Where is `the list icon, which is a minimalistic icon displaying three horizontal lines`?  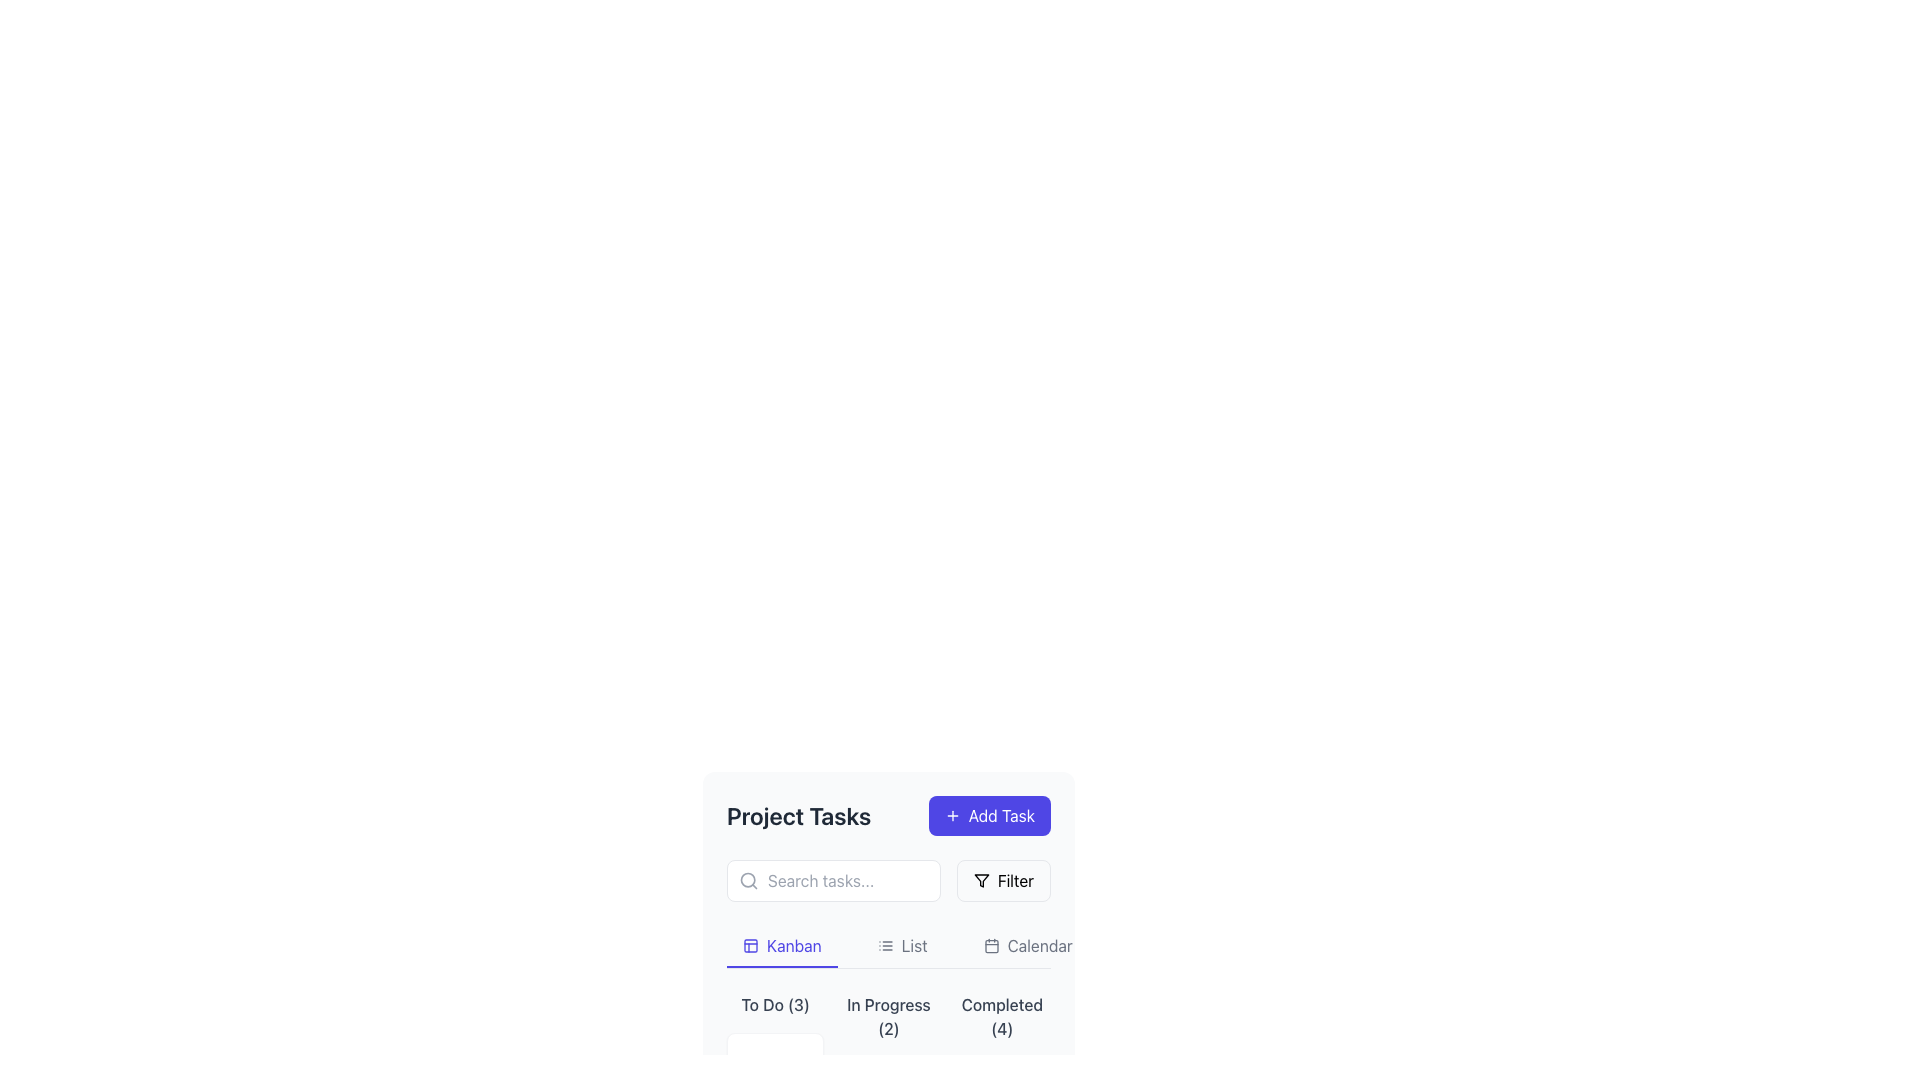 the list icon, which is a minimalistic icon displaying three horizontal lines is located at coordinates (884, 945).